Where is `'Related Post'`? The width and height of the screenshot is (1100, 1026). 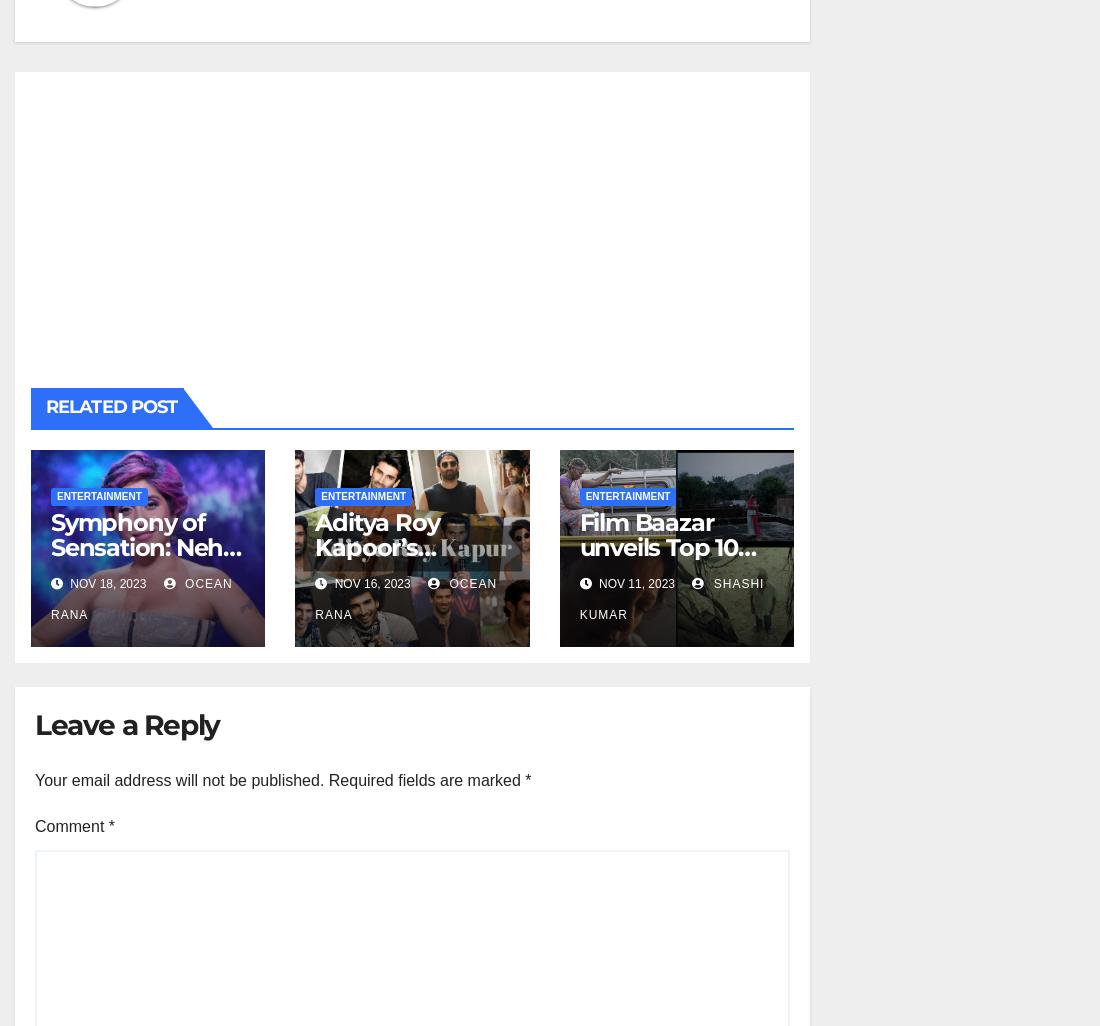 'Related Post' is located at coordinates (111, 404).